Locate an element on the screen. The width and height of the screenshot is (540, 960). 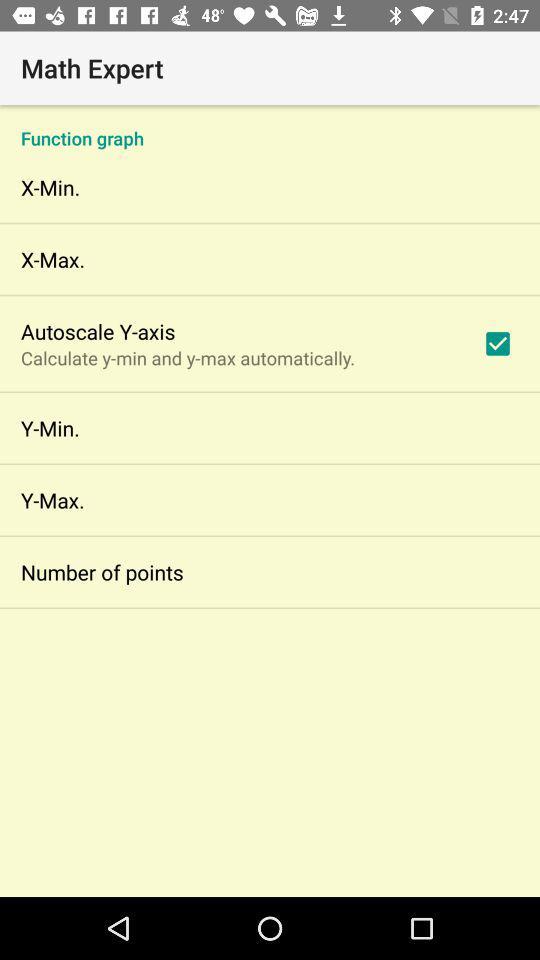
function graph item is located at coordinates (270, 126).